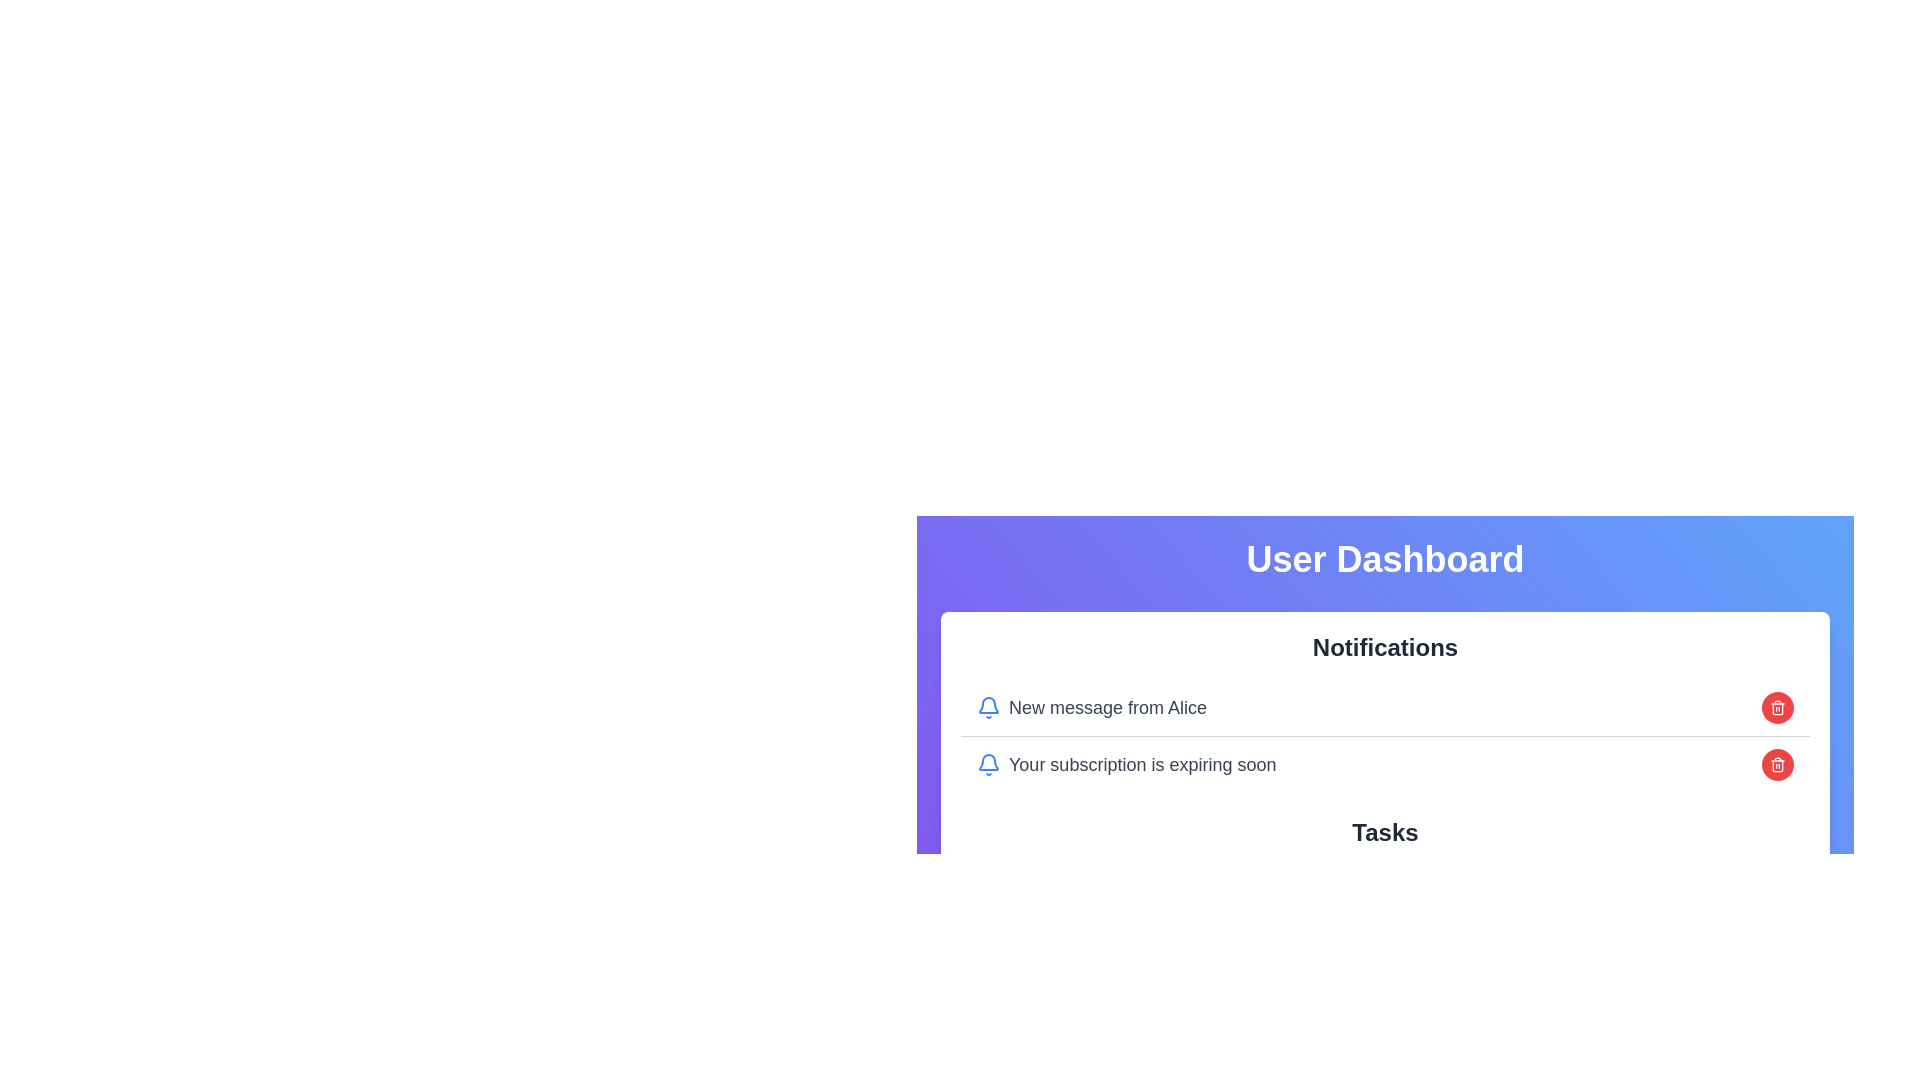  I want to click on the bell icon that signifies a notification for the message 'Your subscription is expiring soon', located to the left of the notification text, so click(988, 764).